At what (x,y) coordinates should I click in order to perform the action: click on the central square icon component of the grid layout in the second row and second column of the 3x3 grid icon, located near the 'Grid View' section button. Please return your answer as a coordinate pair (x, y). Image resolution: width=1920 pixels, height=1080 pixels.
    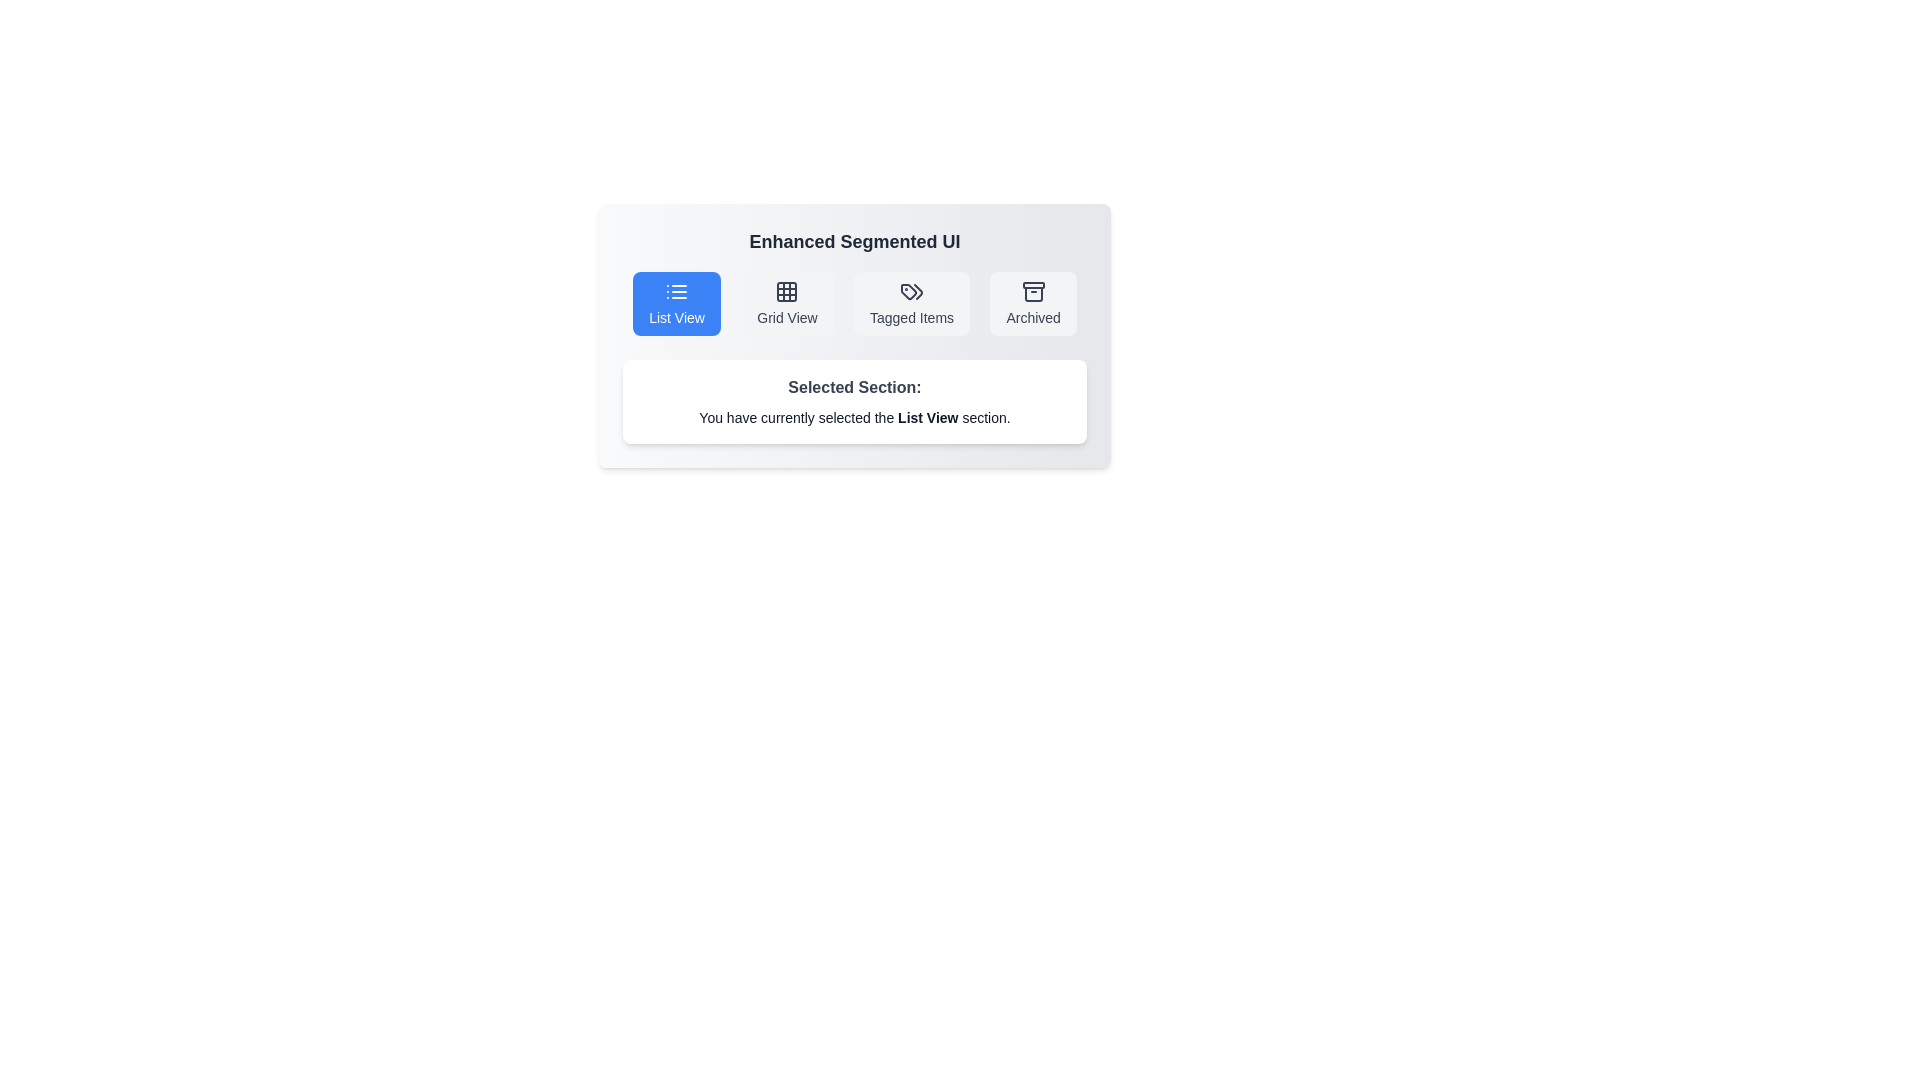
    Looking at the image, I should click on (786, 292).